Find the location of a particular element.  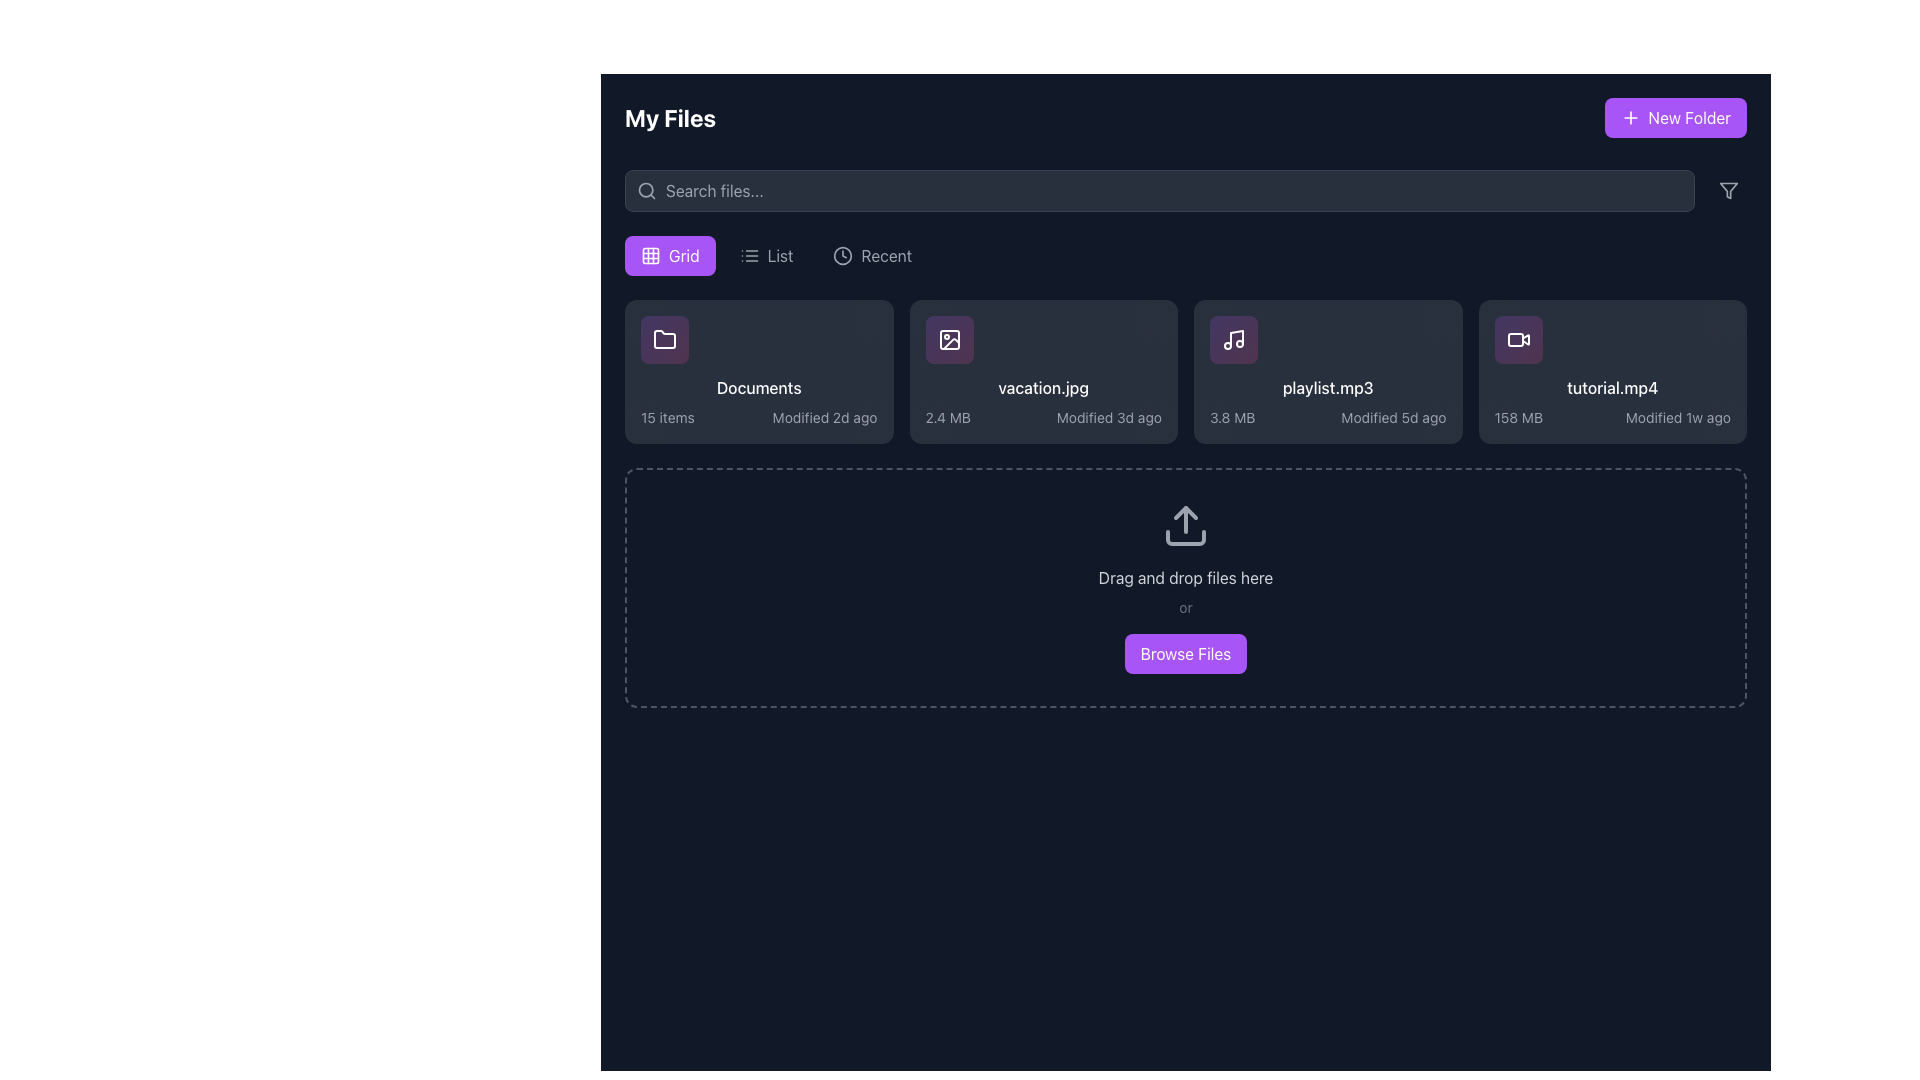

the grid-like icon consisting of a 3x3 arrangement of square segments is located at coordinates (651, 254).